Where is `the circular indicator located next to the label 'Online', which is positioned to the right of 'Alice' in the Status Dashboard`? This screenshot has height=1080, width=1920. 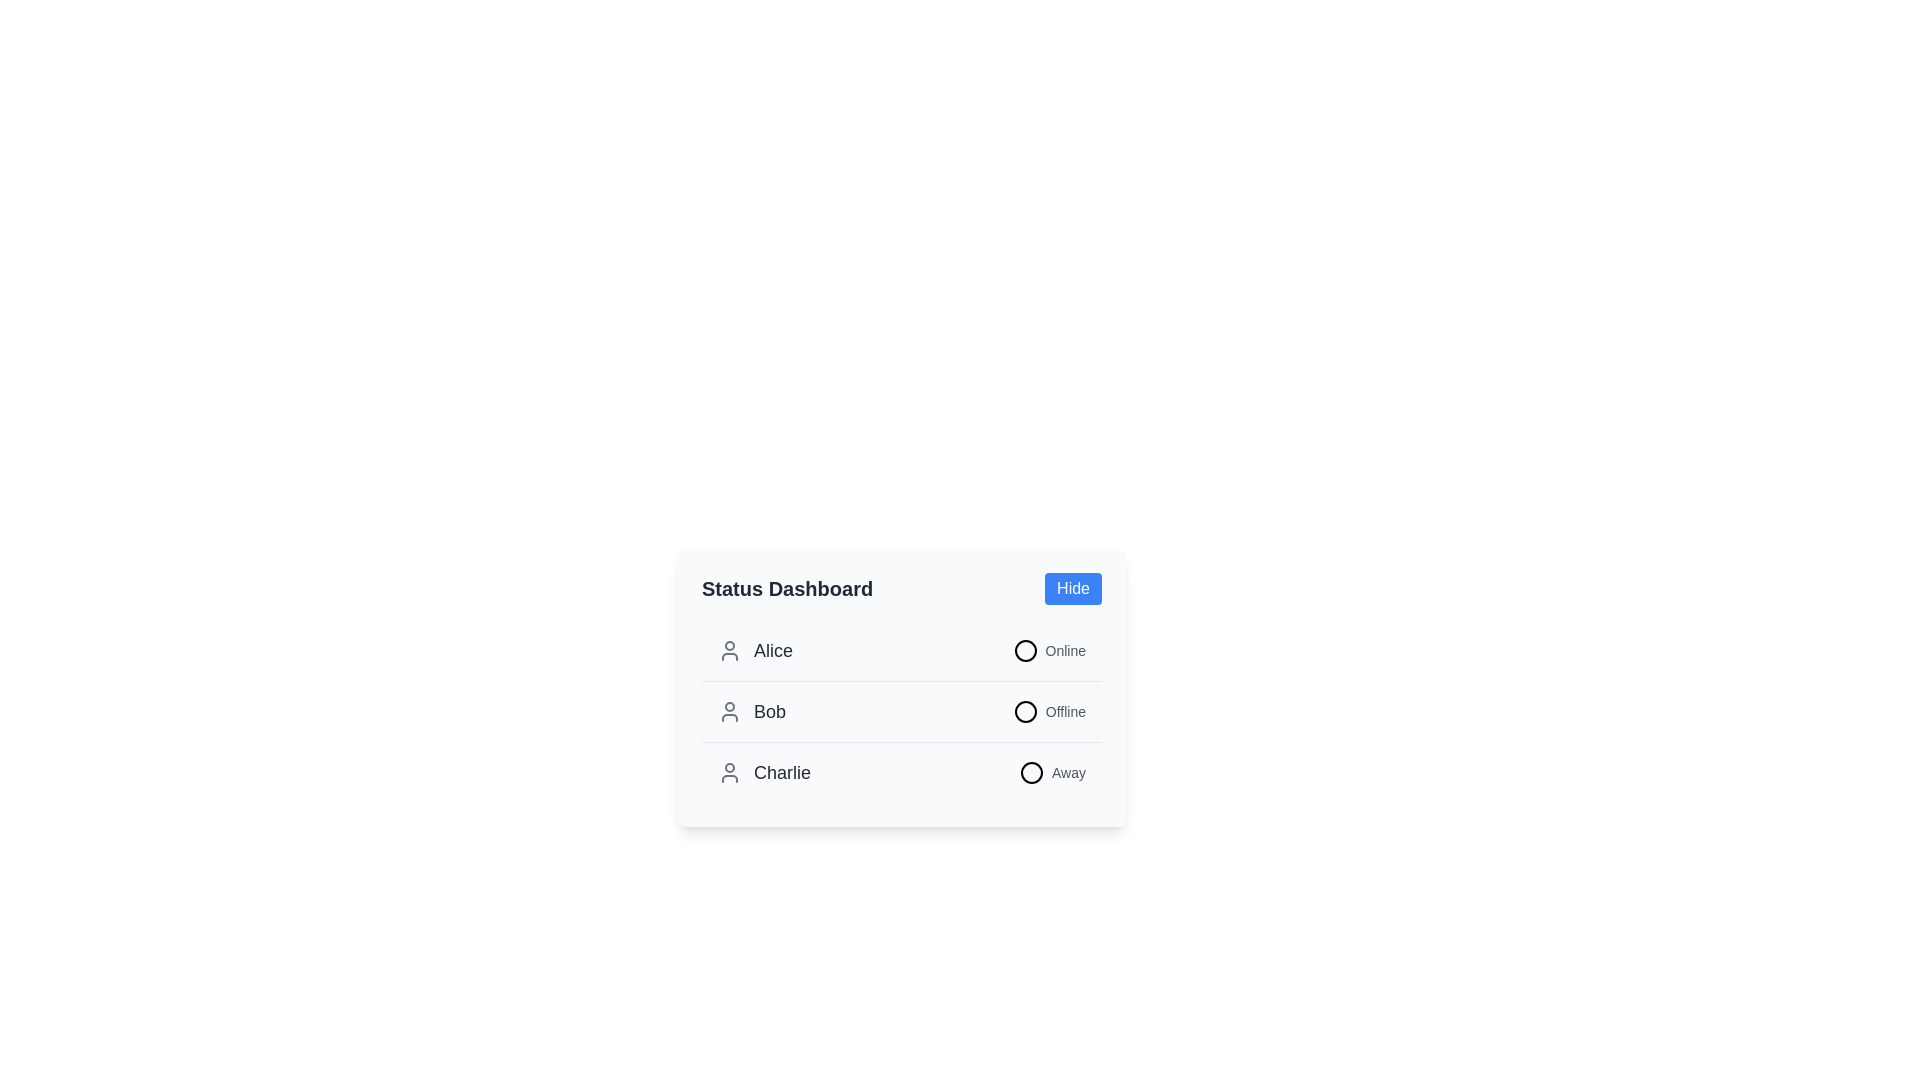
the circular indicator located next to the label 'Online', which is positioned to the right of 'Alice' in the Status Dashboard is located at coordinates (1025, 651).